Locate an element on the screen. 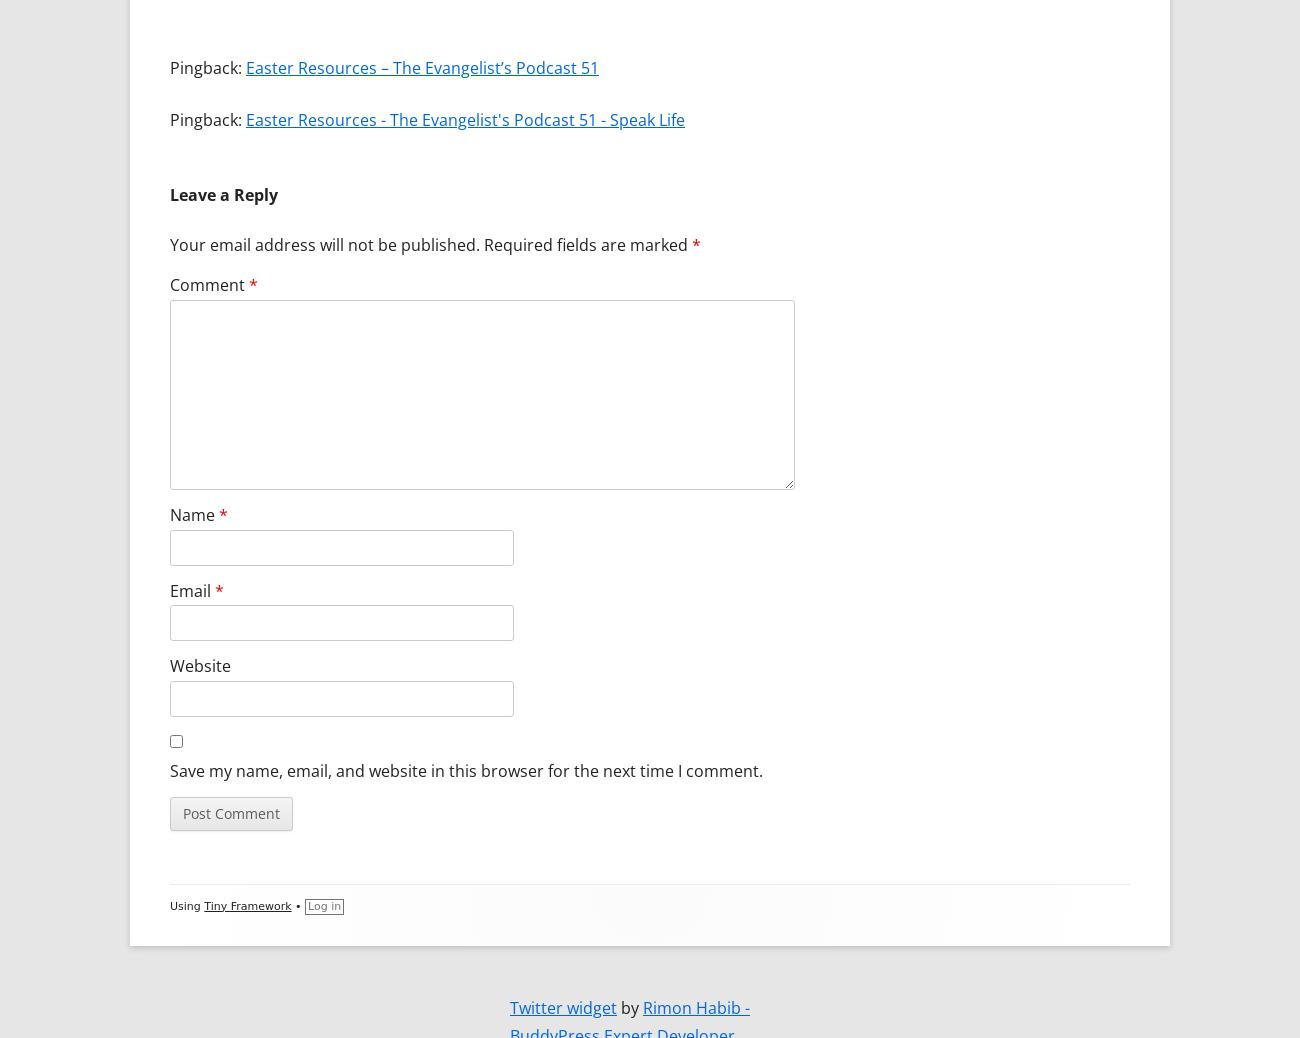  'Your email address will not be published.' is located at coordinates (325, 243).